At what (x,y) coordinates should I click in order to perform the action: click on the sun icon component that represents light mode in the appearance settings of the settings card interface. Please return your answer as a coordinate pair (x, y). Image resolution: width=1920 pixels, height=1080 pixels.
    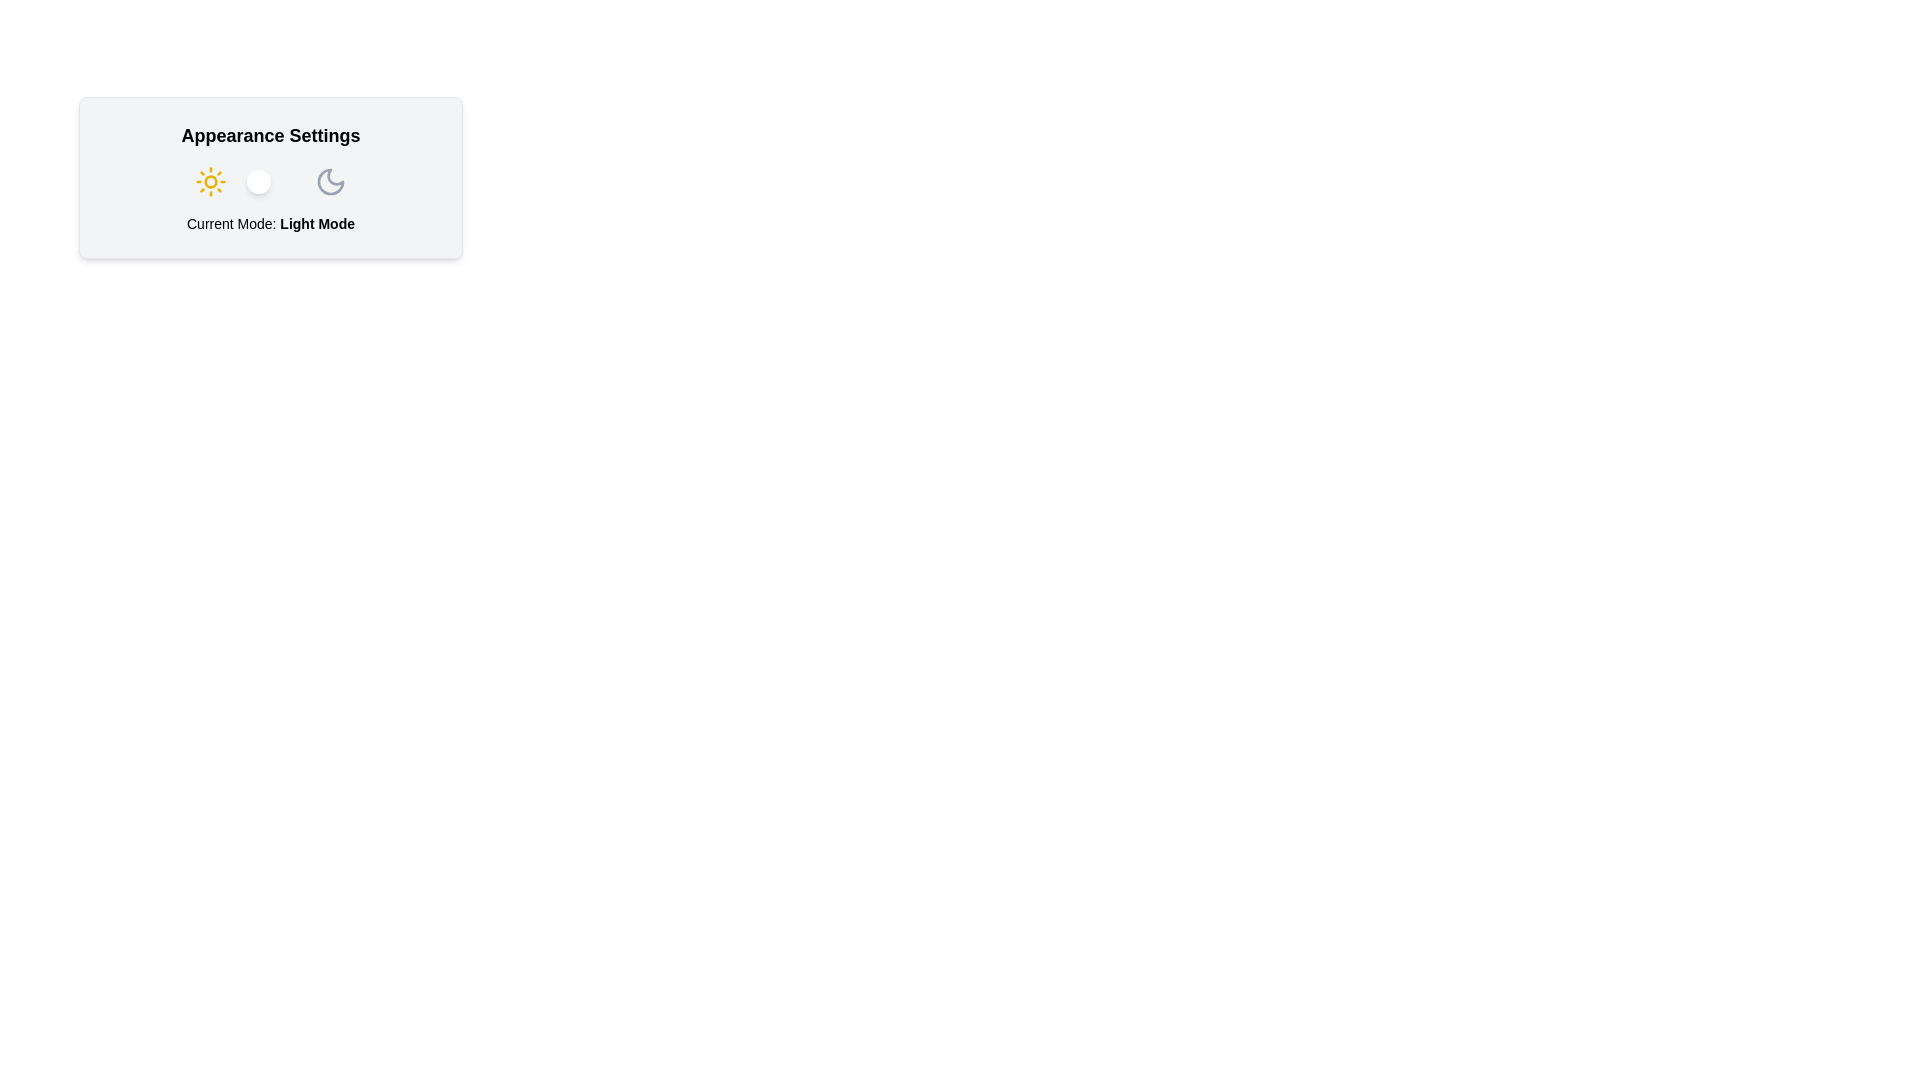
    Looking at the image, I should click on (211, 181).